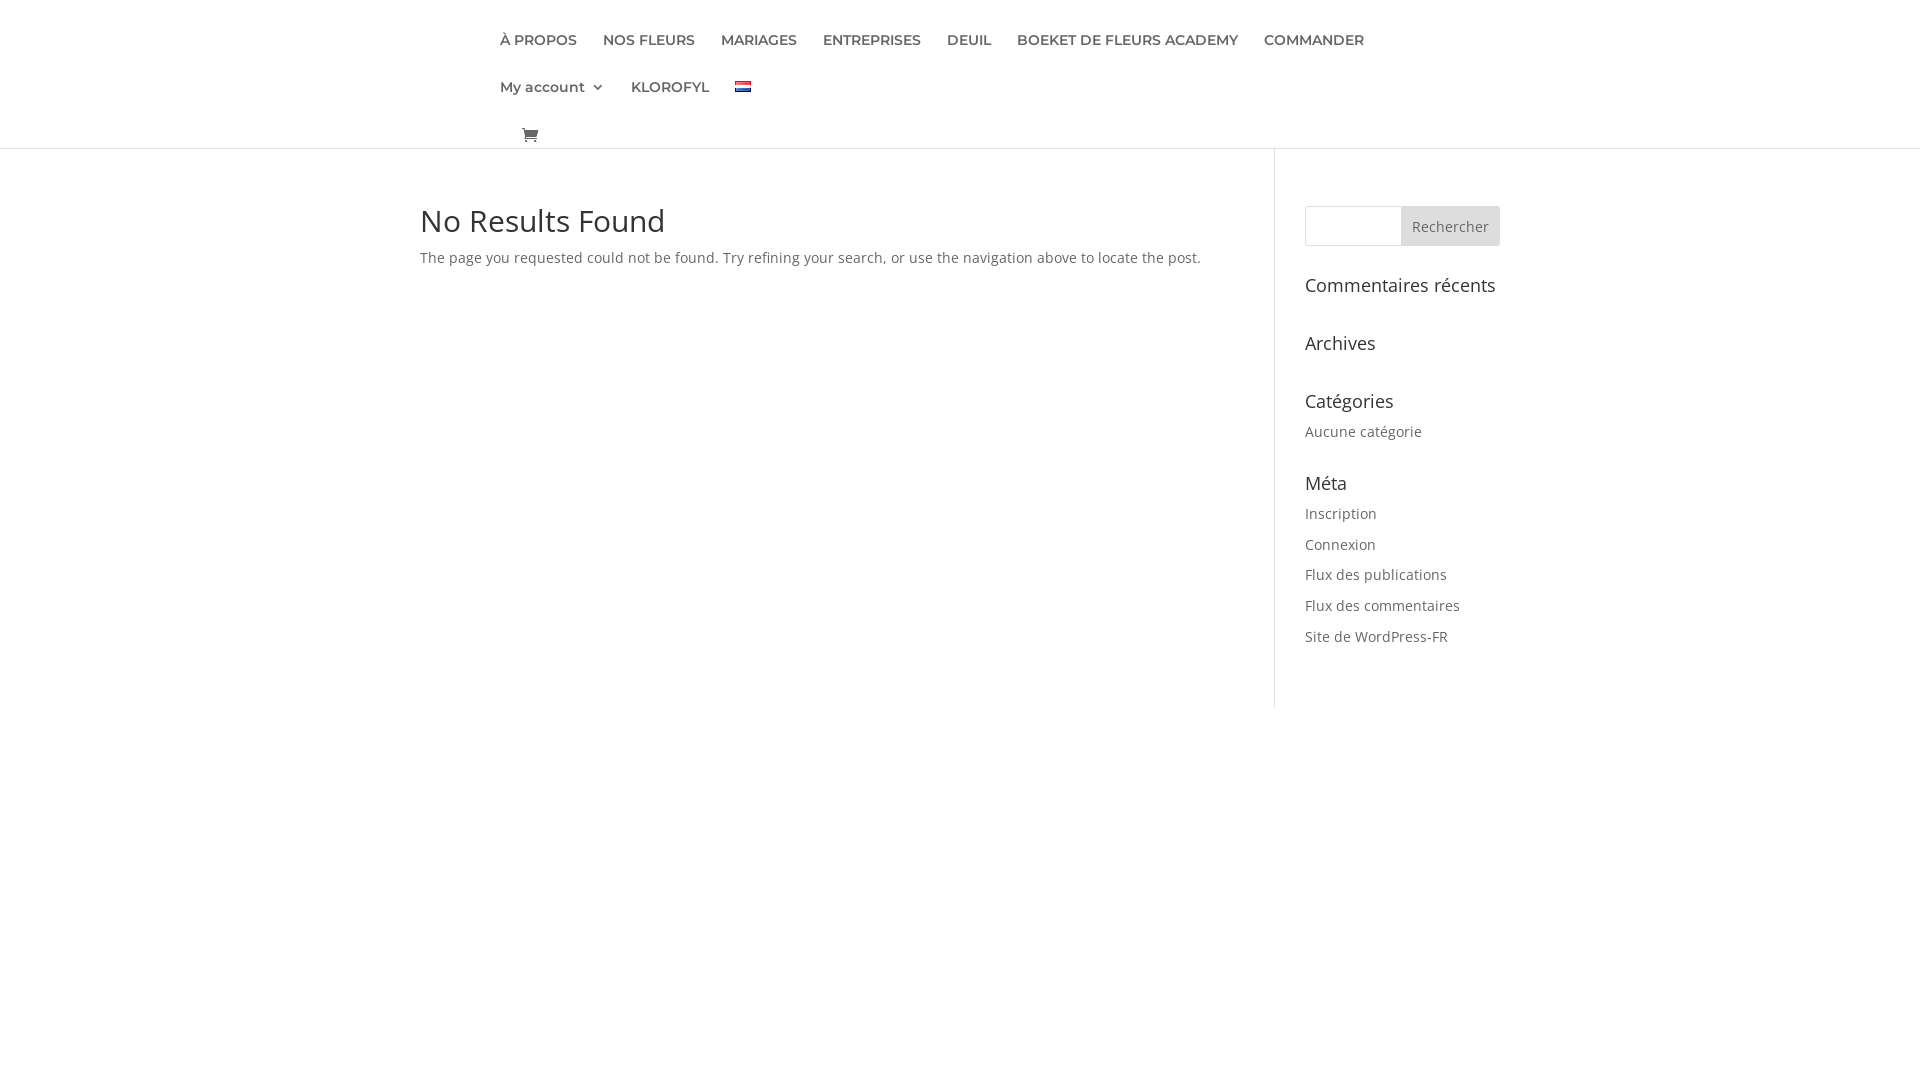  Describe the element at coordinates (1340, 512) in the screenshot. I see `'Inscription'` at that location.